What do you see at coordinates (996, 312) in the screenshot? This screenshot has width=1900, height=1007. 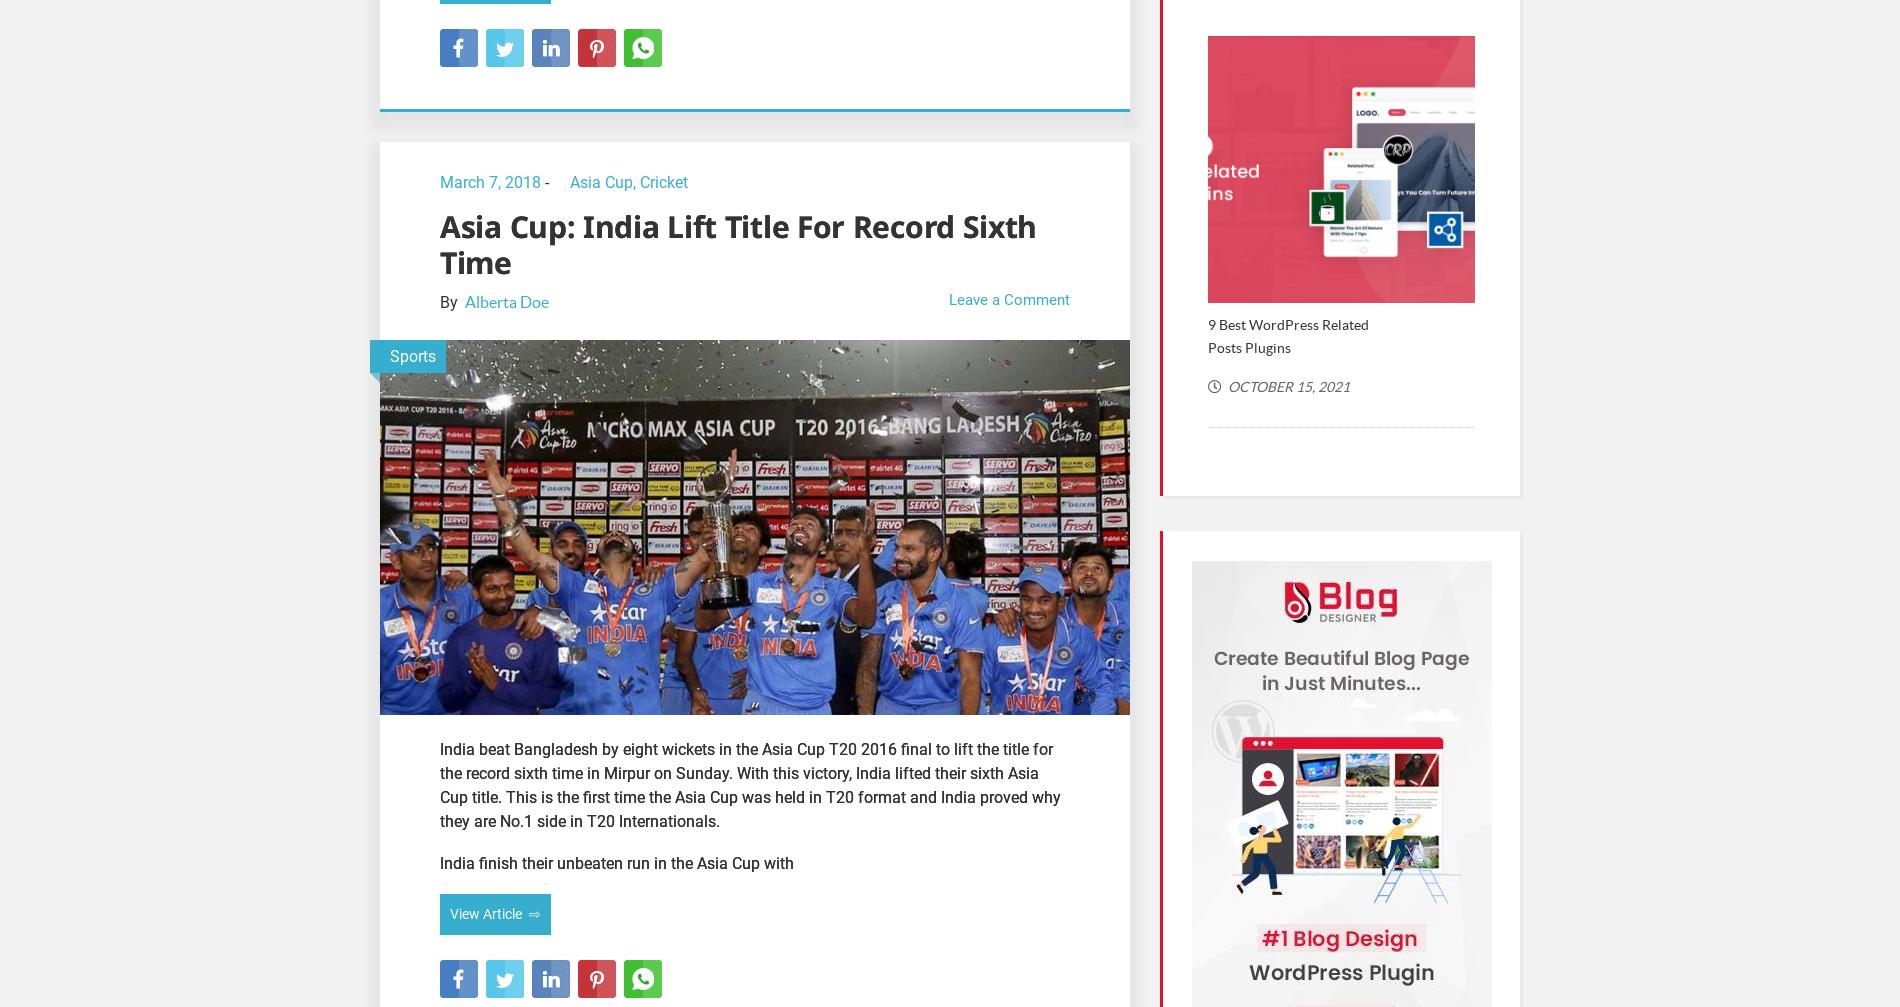 I see `'Cafe Architecture'` at bounding box center [996, 312].